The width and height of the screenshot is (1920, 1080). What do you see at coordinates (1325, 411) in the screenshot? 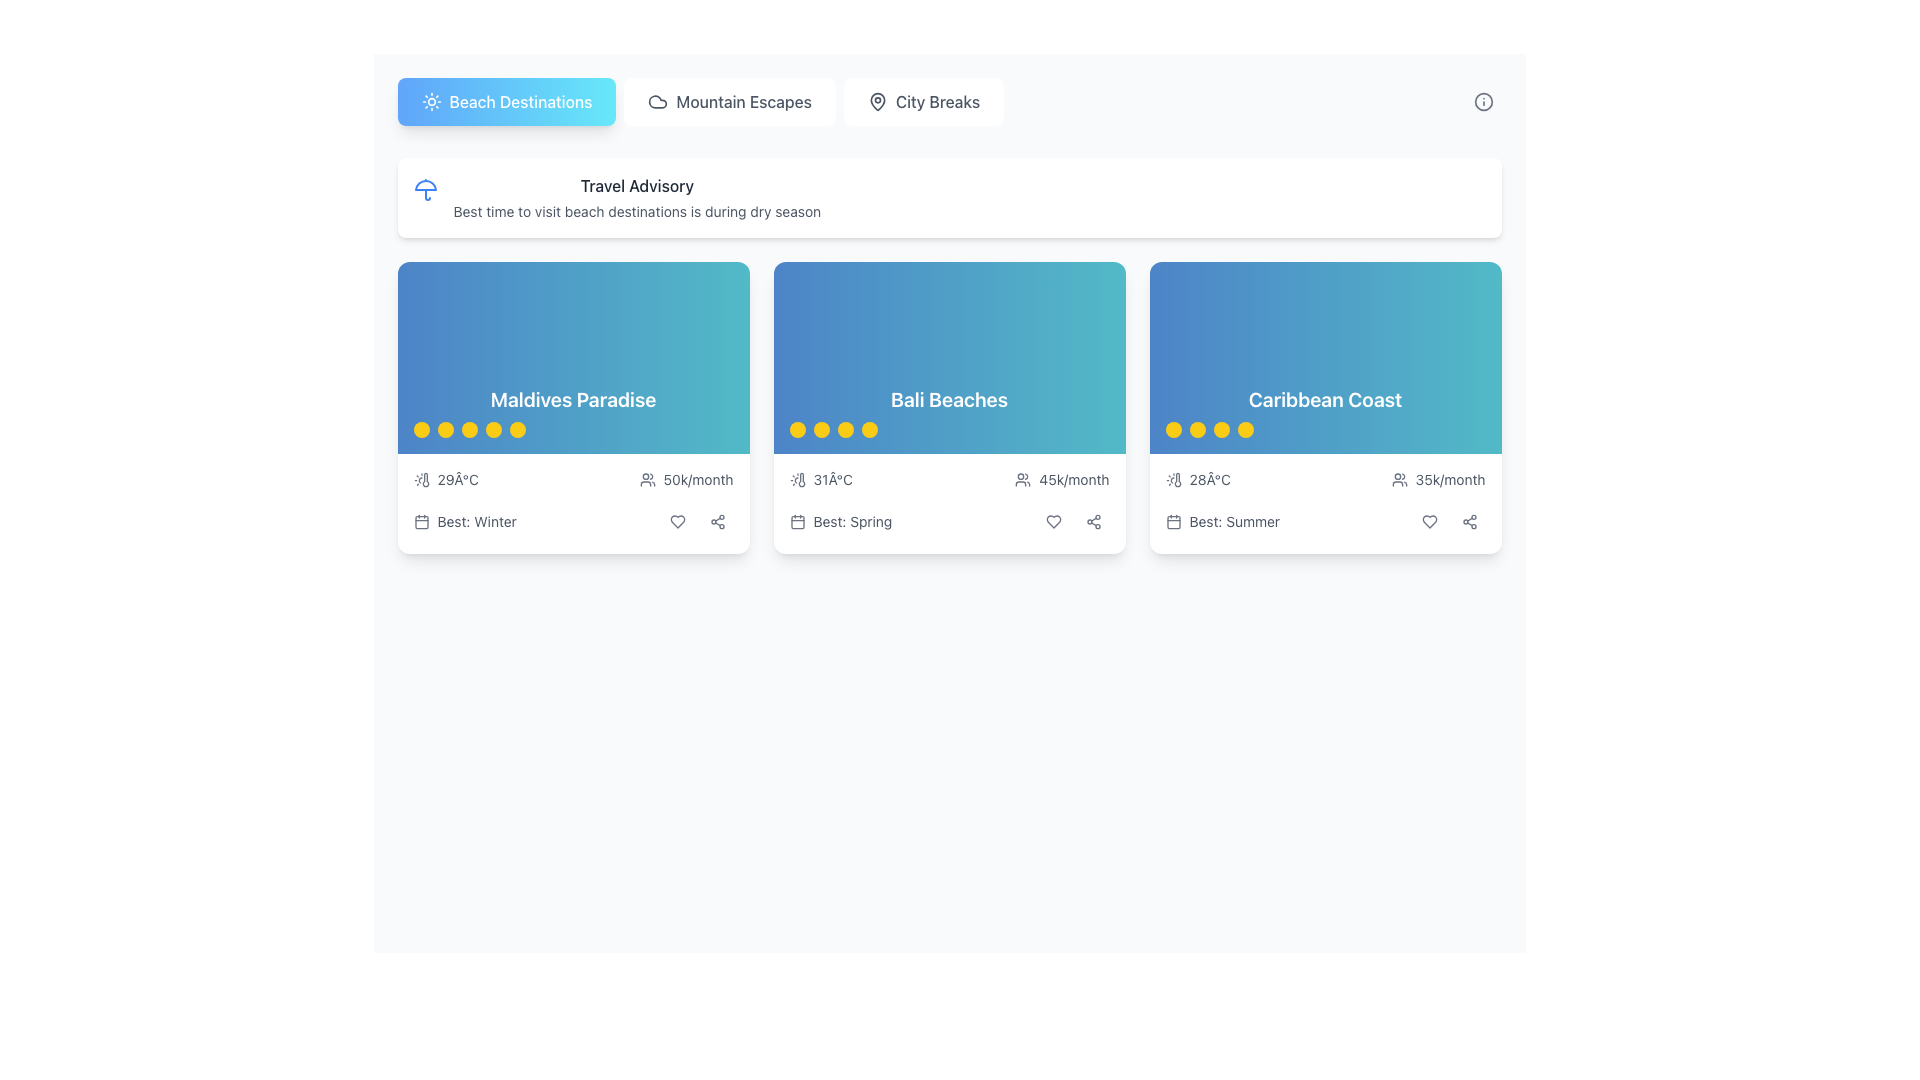
I see `the travel destination card identified by the Text Label with Rating Indicators from the bottom-right corner` at bounding box center [1325, 411].